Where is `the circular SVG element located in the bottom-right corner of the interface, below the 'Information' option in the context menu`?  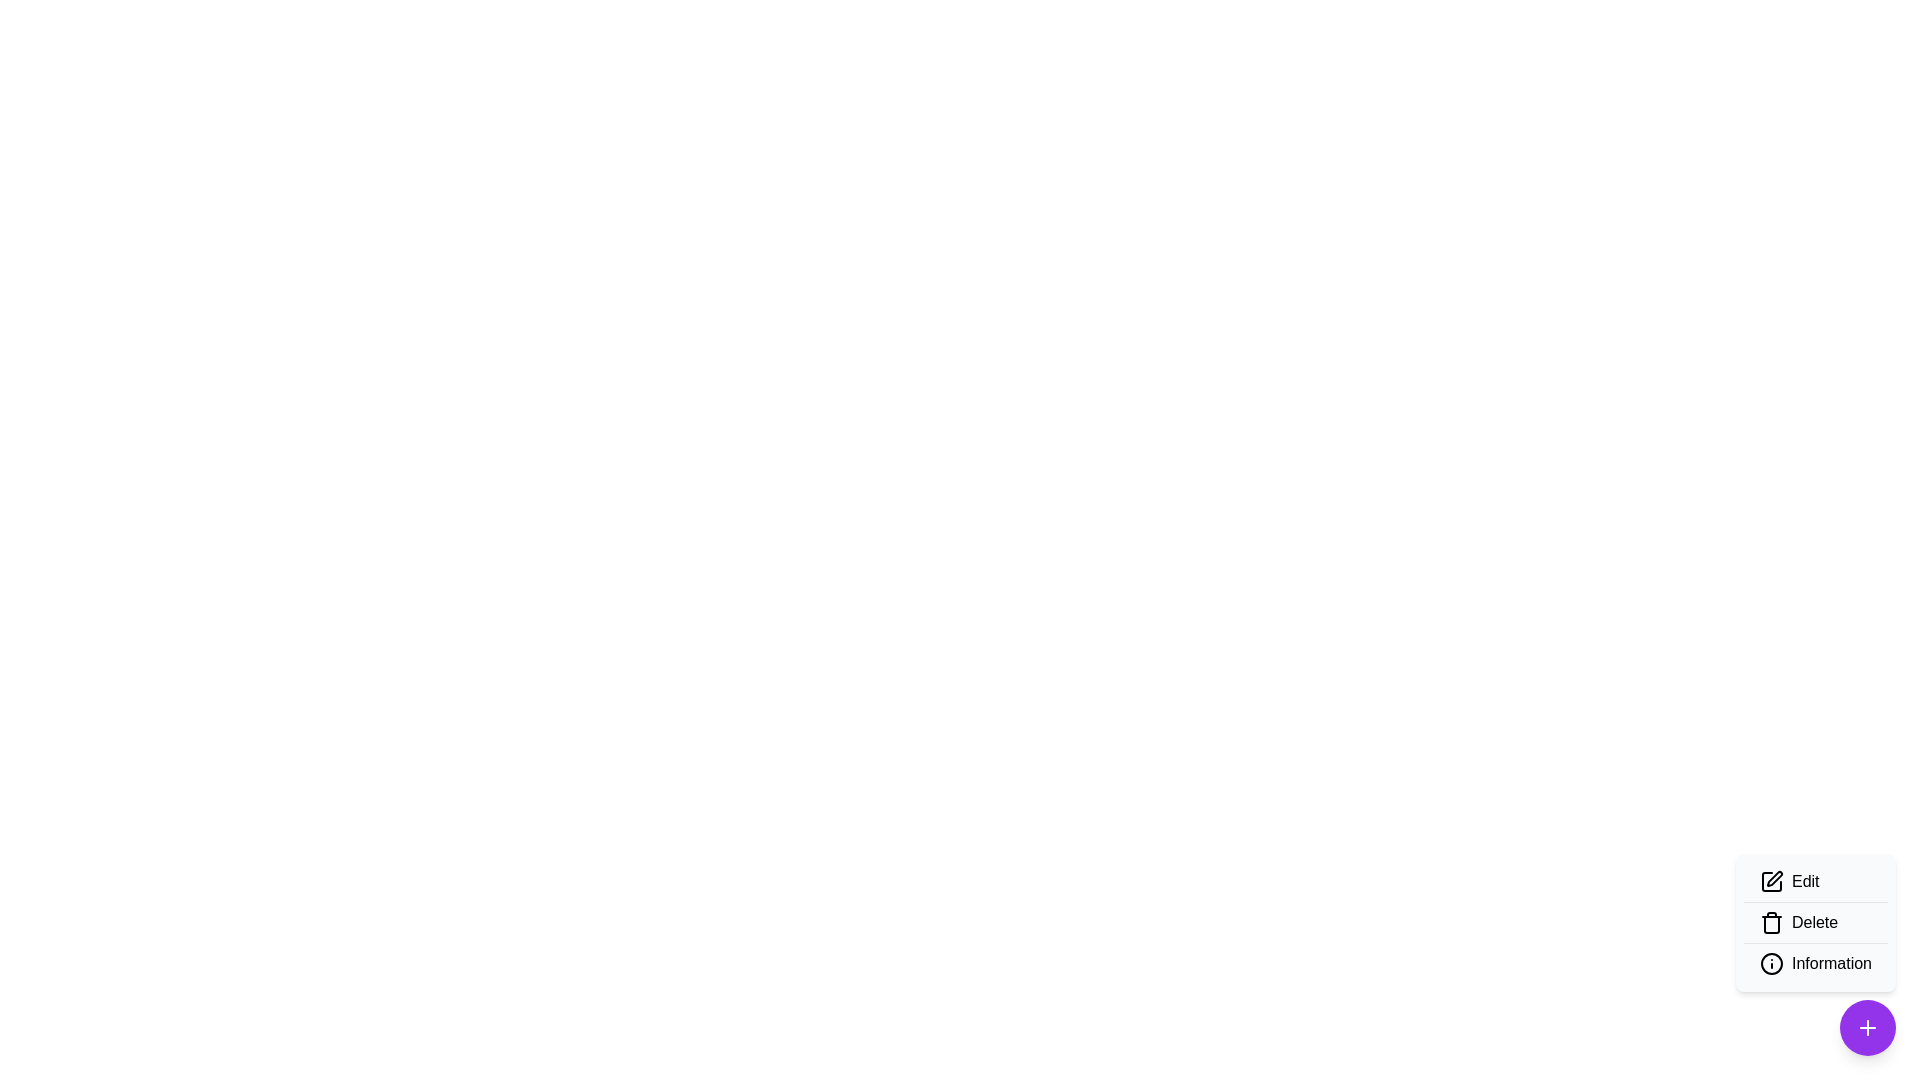 the circular SVG element located in the bottom-right corner of the interface, below the 'Information' option in the context menu is located at coordinates (1771, 963).